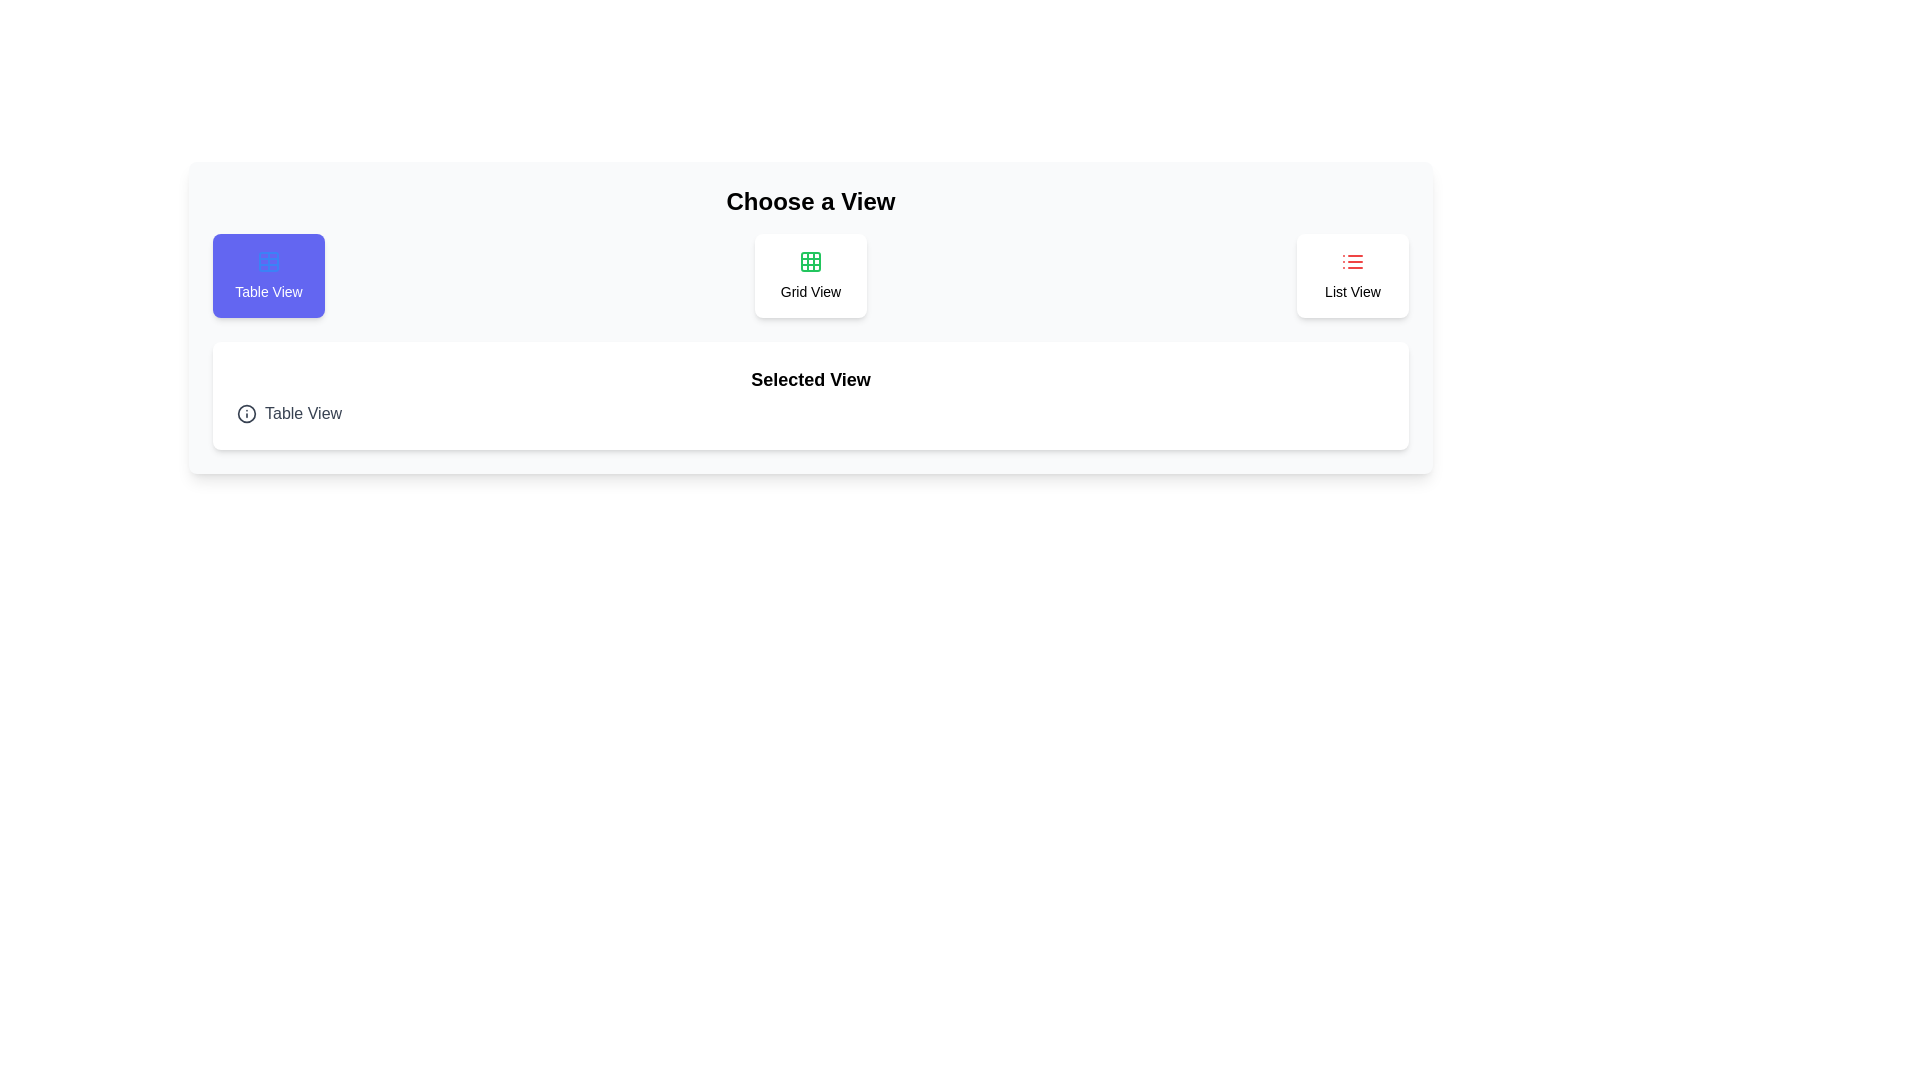  I want to click on the 'Grid View' button by clicking on its icon located at the center of the button, so click(811, 261).